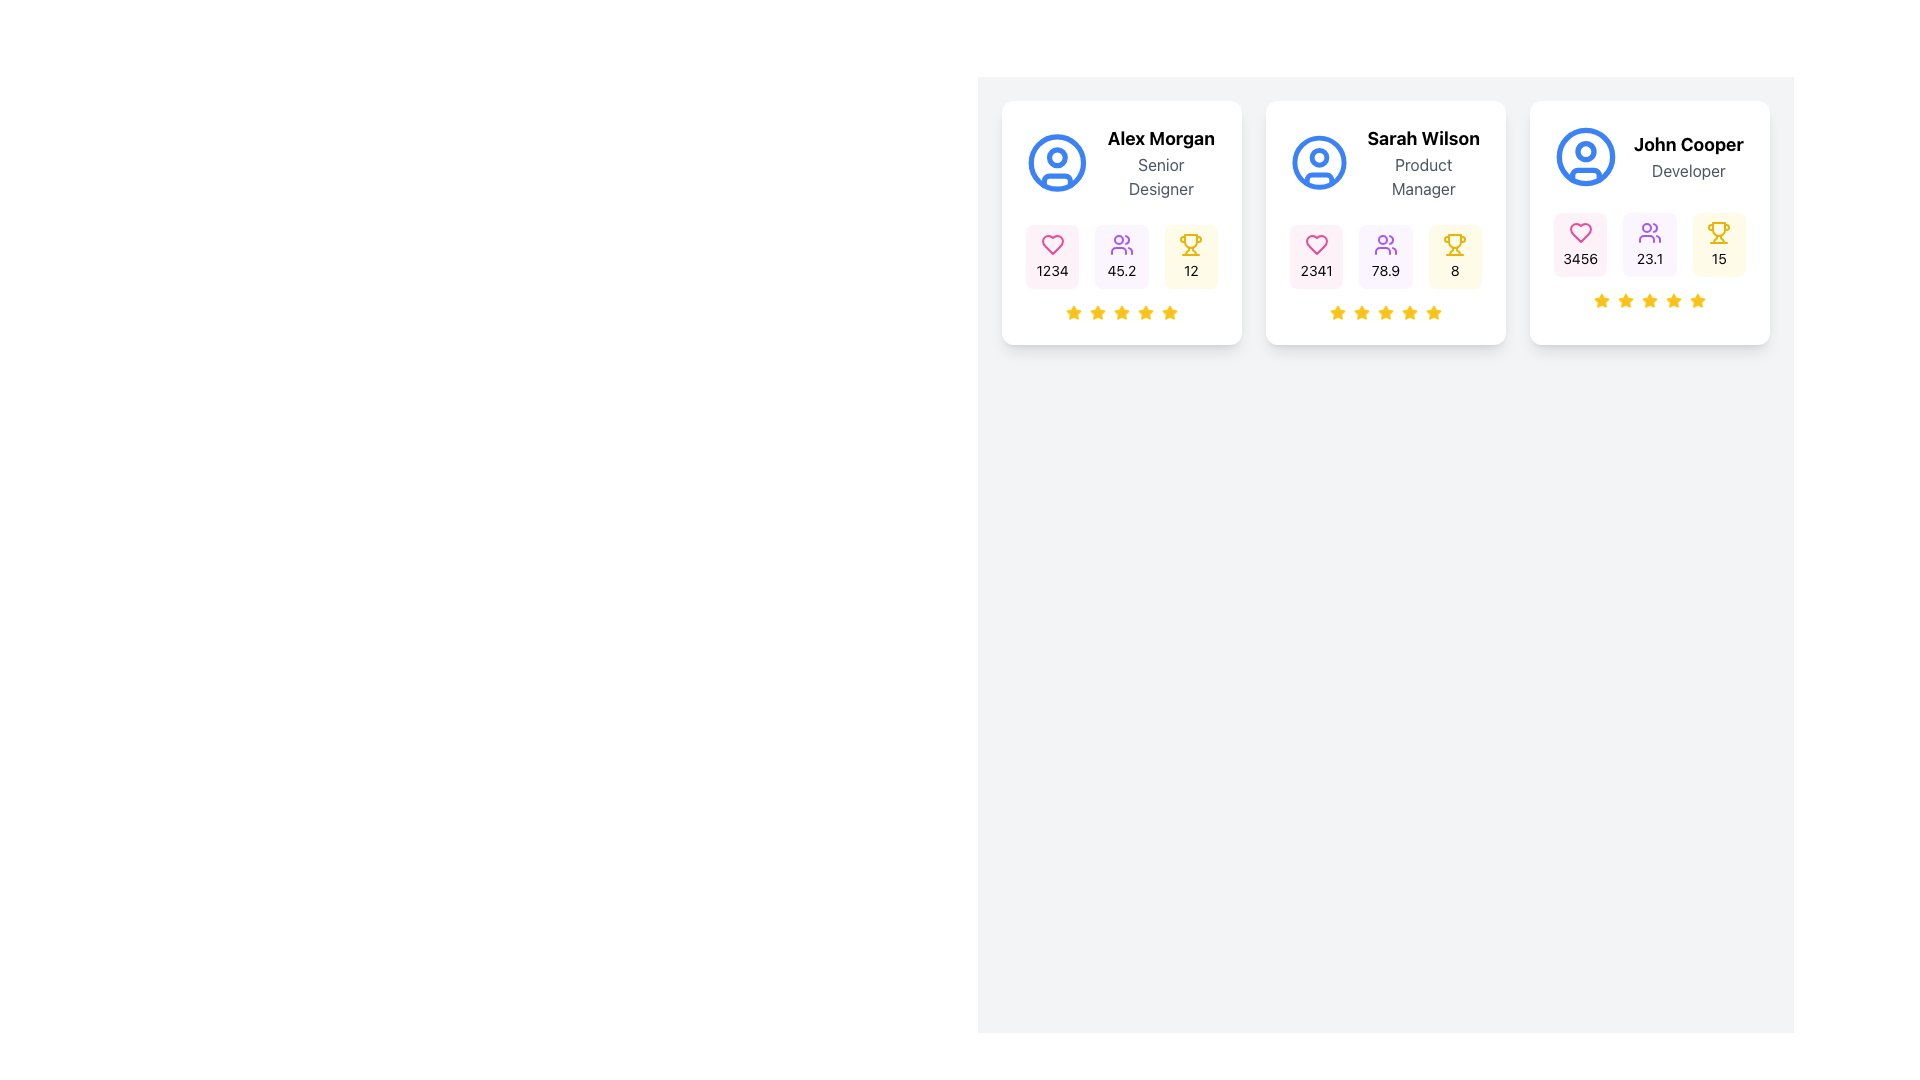 The image size is (1920, 1080). I want to click on the trophy icon with a bold yellow stroke located in the third profile card associated with 'John Cooper', positioned at the bottom right corner of the card, so click(1455, 240).